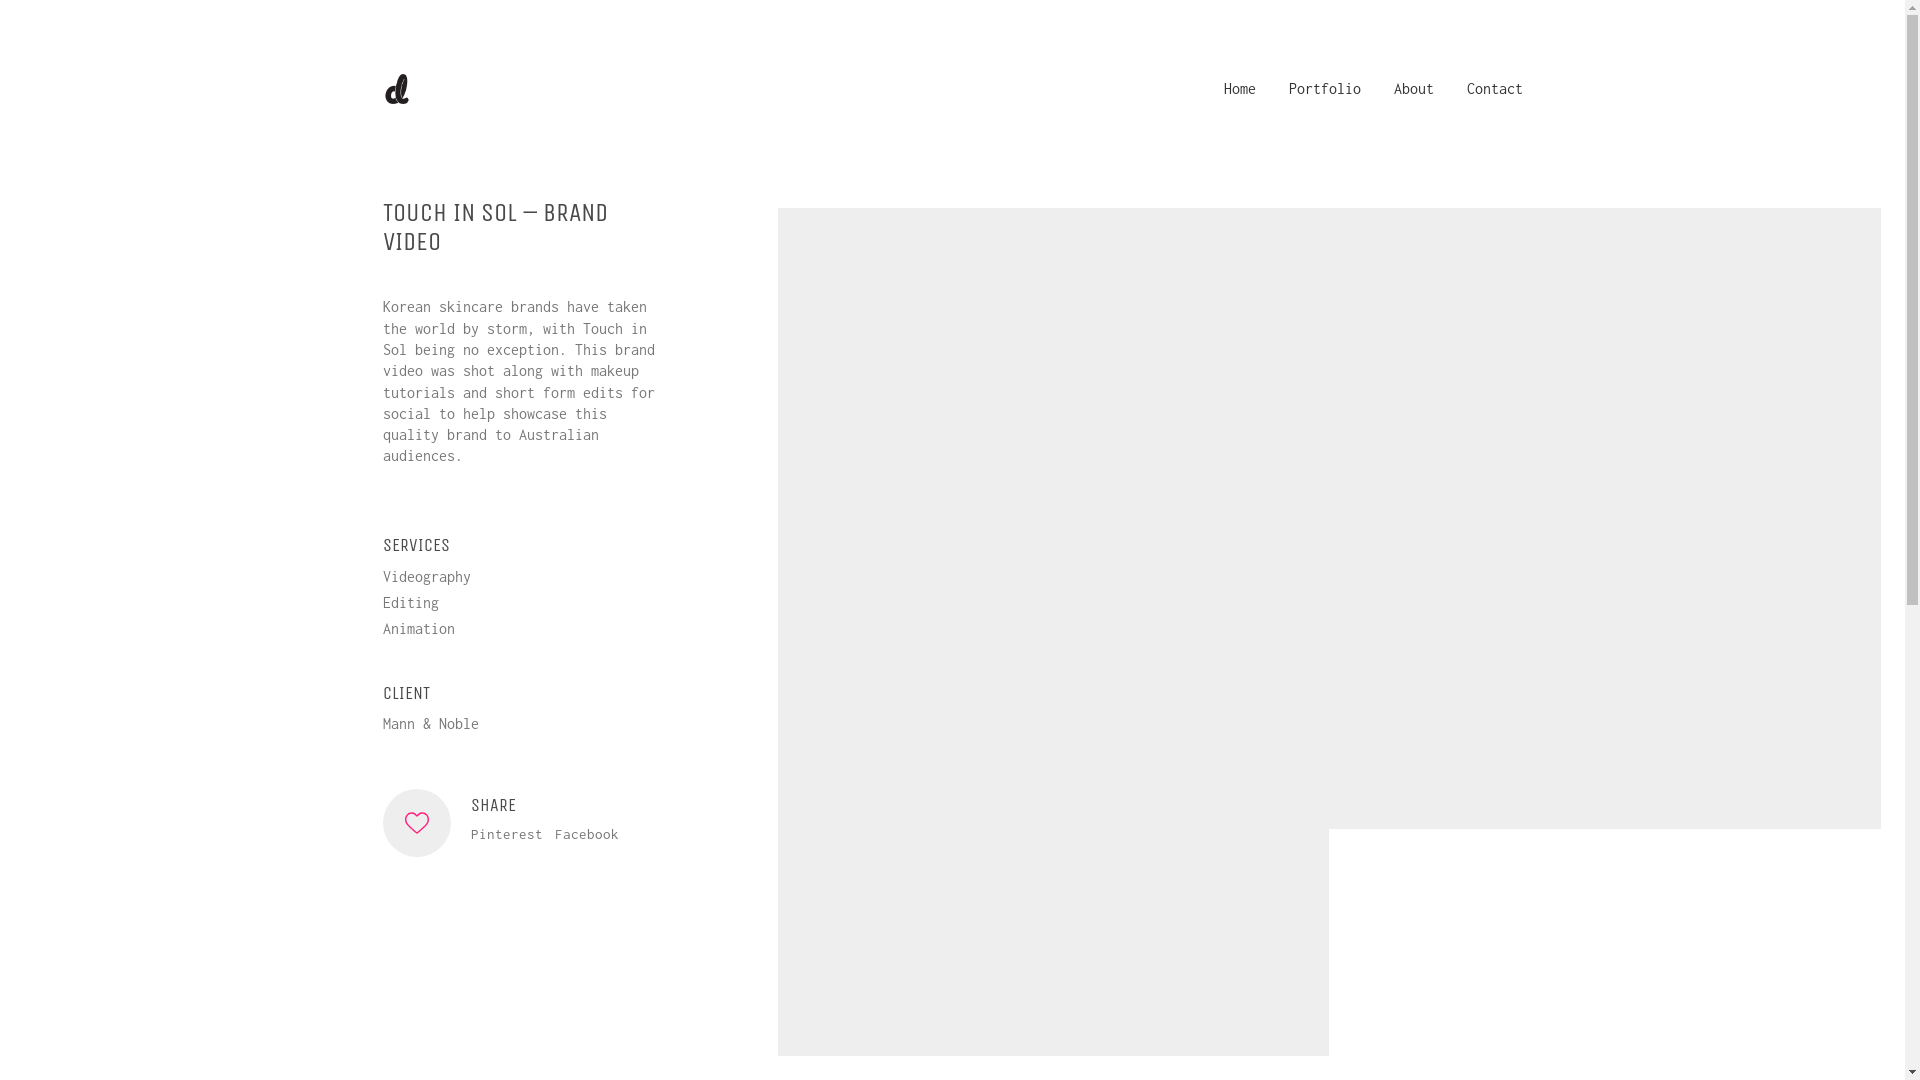 This screenshot has width=1920, height=1080. I want to click on 'Contact', so click(1465, 87).